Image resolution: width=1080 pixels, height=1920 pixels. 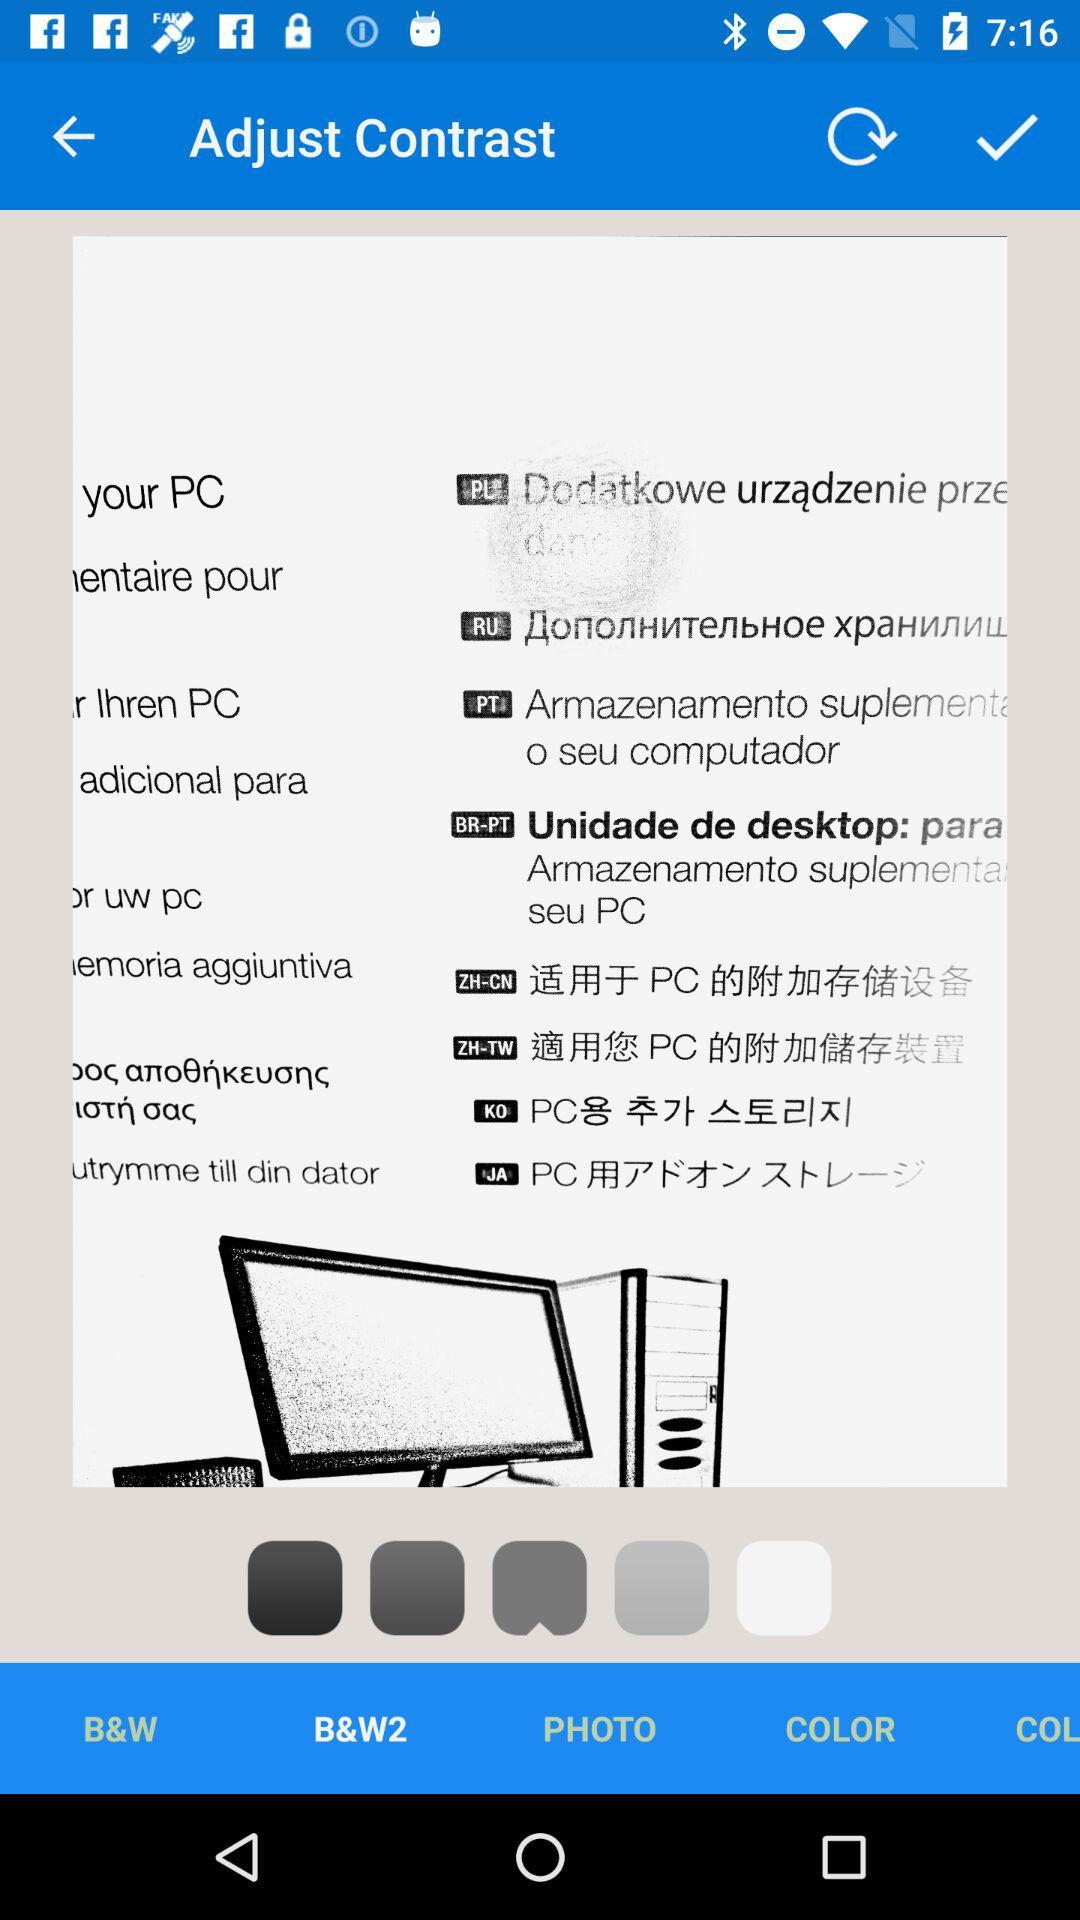 What do you see at coordinates (72, 135) in the screenshot?
I see `the icon at the top left corner` at bounding box center [72, 135].